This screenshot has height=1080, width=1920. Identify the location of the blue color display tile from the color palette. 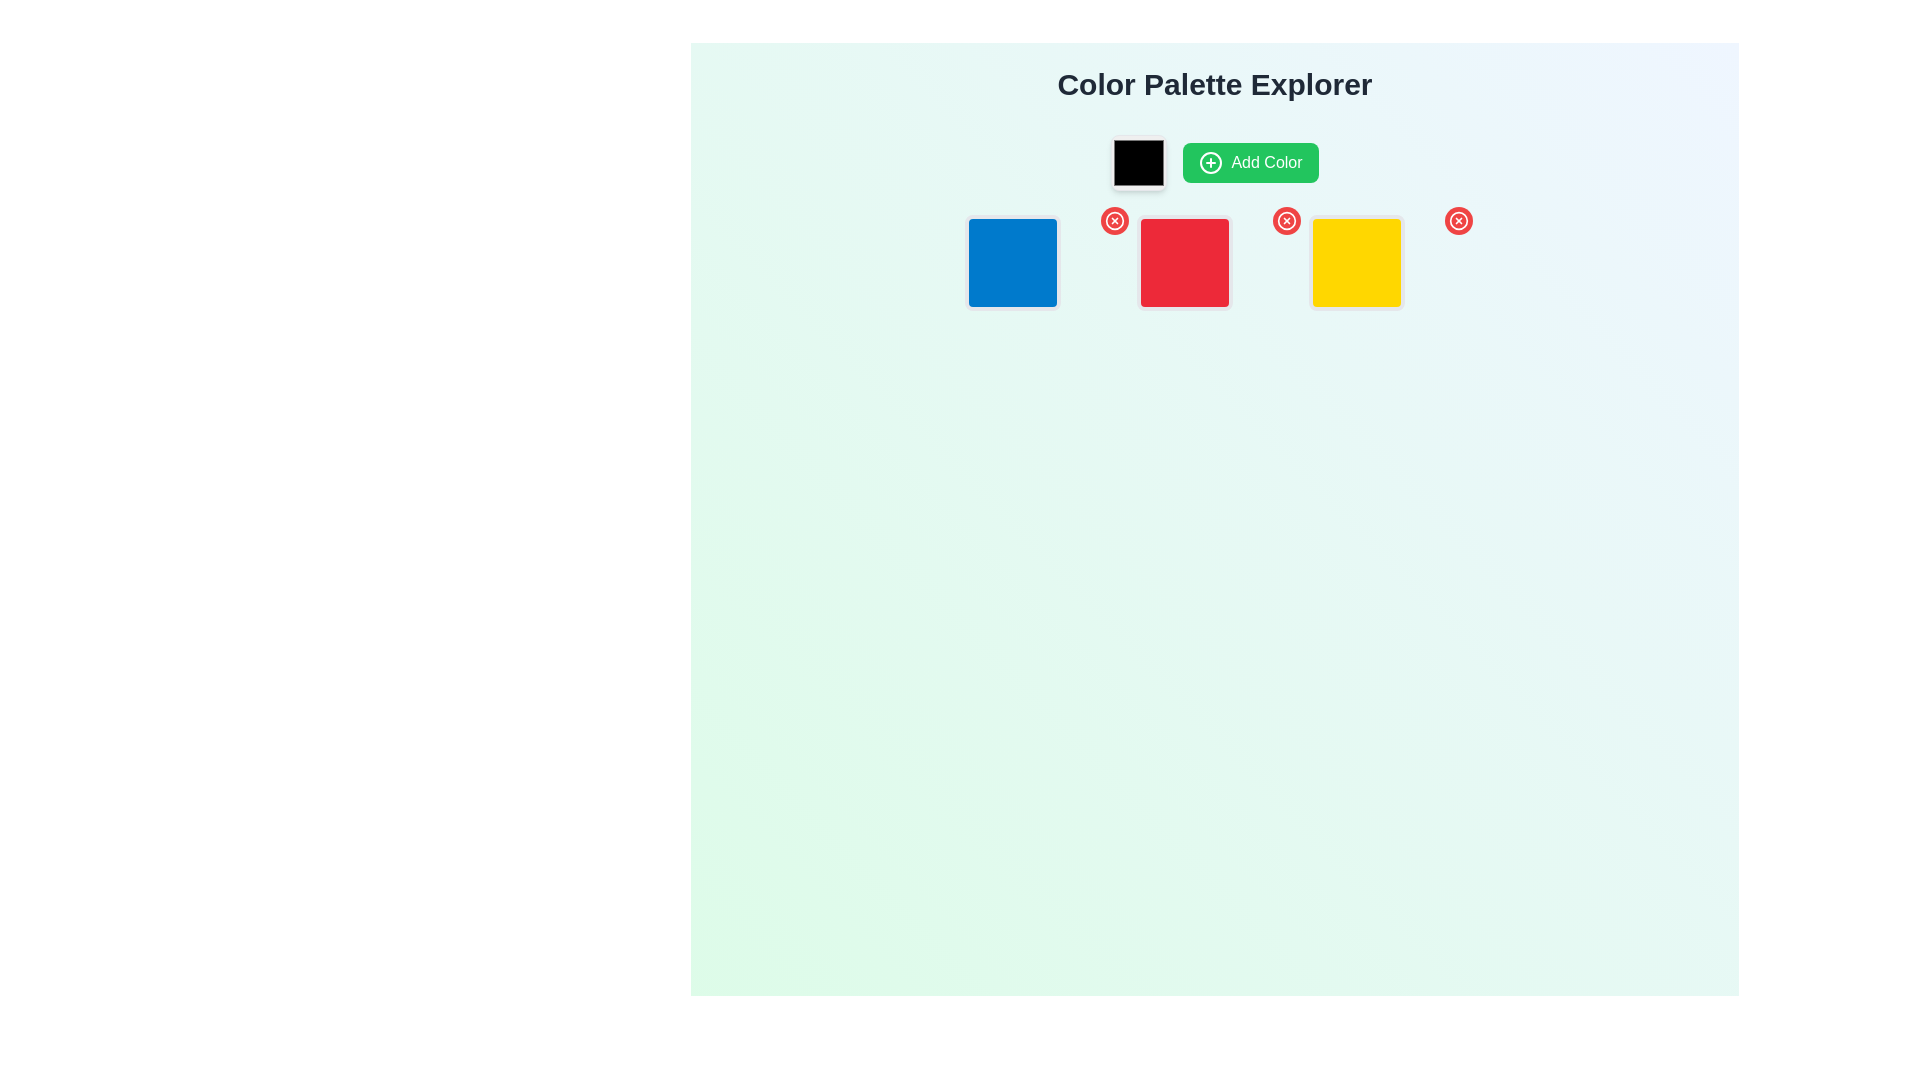
(1041, 261).